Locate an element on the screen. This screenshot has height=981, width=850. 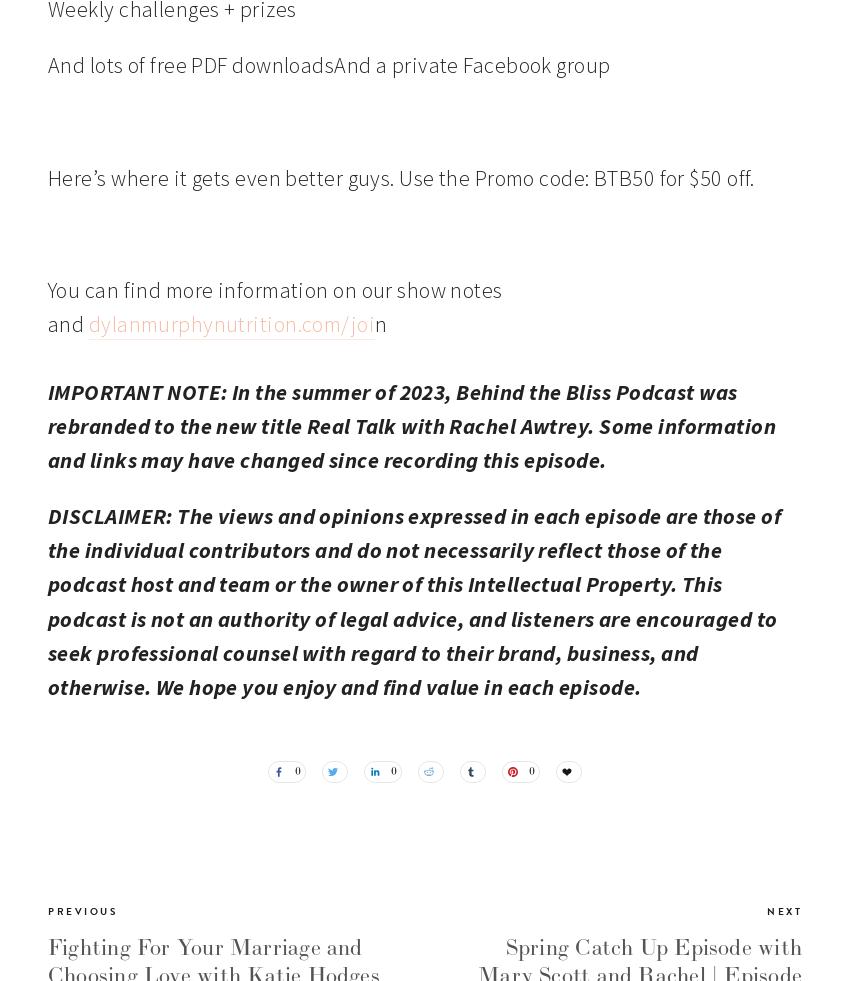
'n' is located at coordinates (379, 322).